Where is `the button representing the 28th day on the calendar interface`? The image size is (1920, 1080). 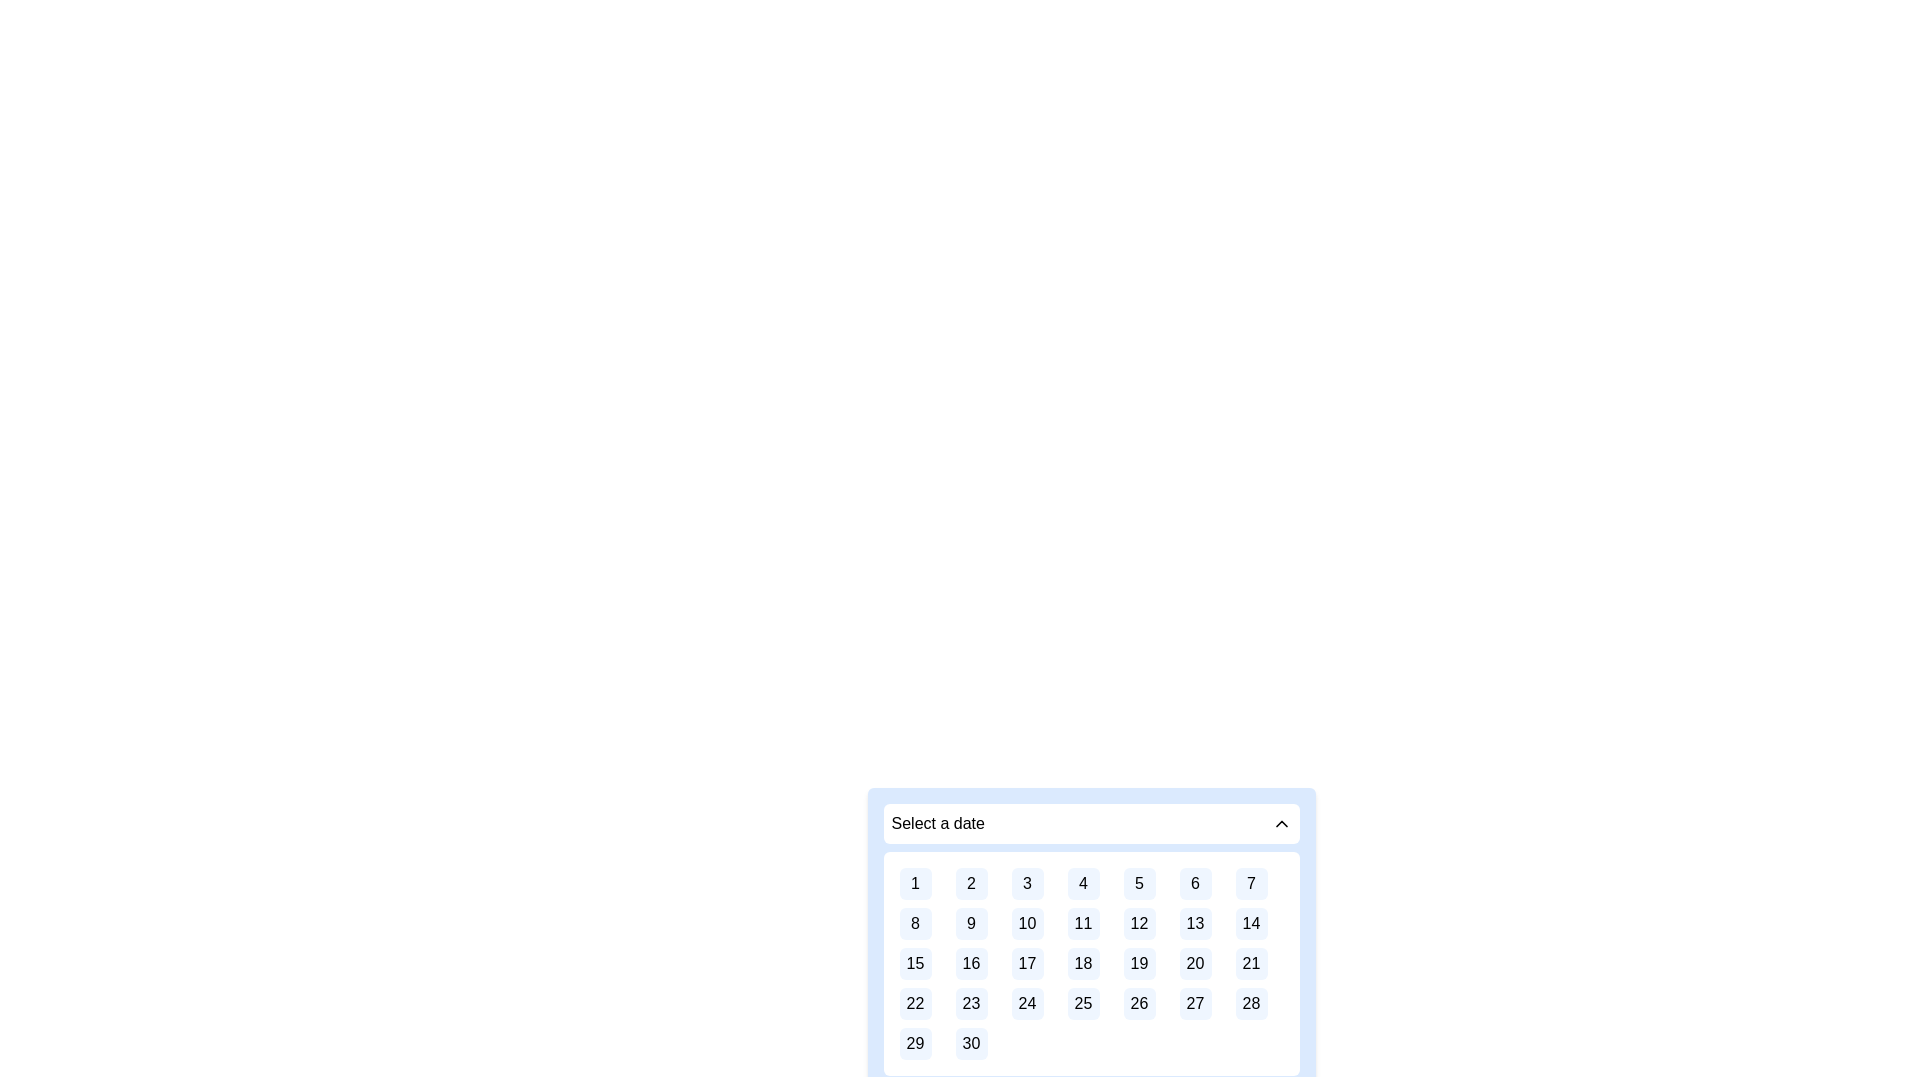 the button representing the 28th day on the calendar interface is located at coordinates (1250, 1003).